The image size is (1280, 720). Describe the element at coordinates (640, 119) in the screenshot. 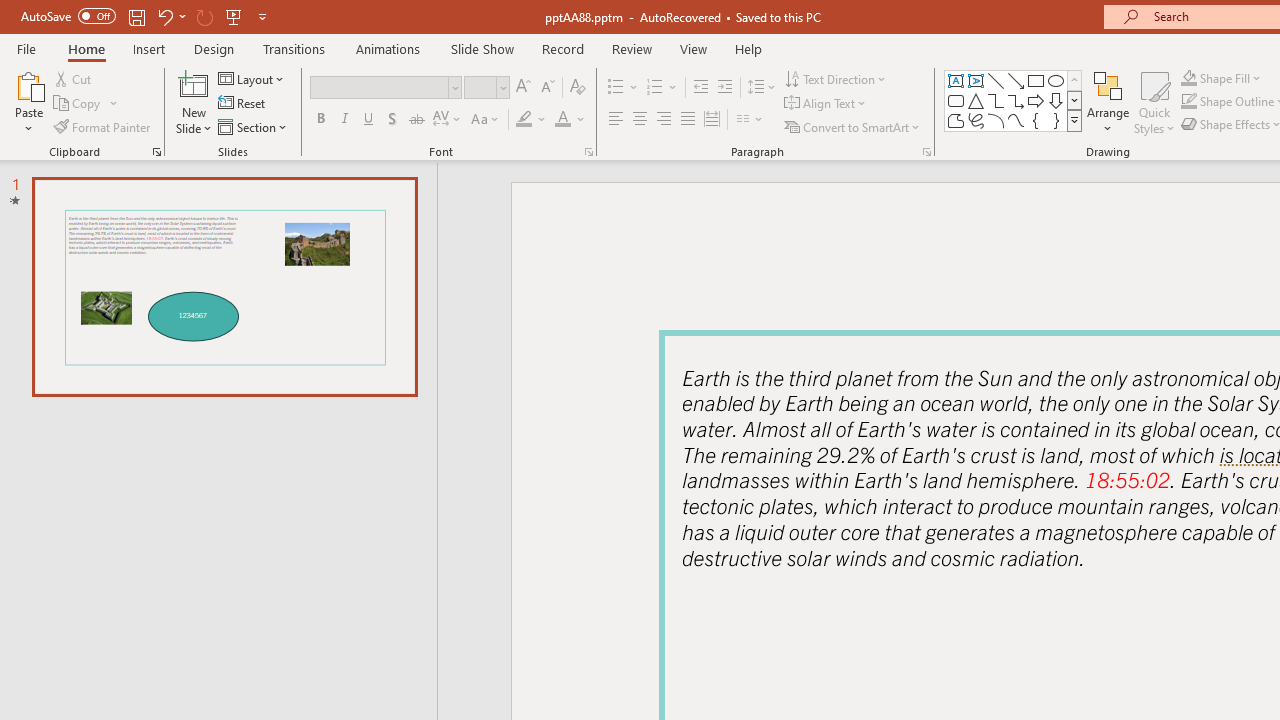

I see `'Center'` at that location.